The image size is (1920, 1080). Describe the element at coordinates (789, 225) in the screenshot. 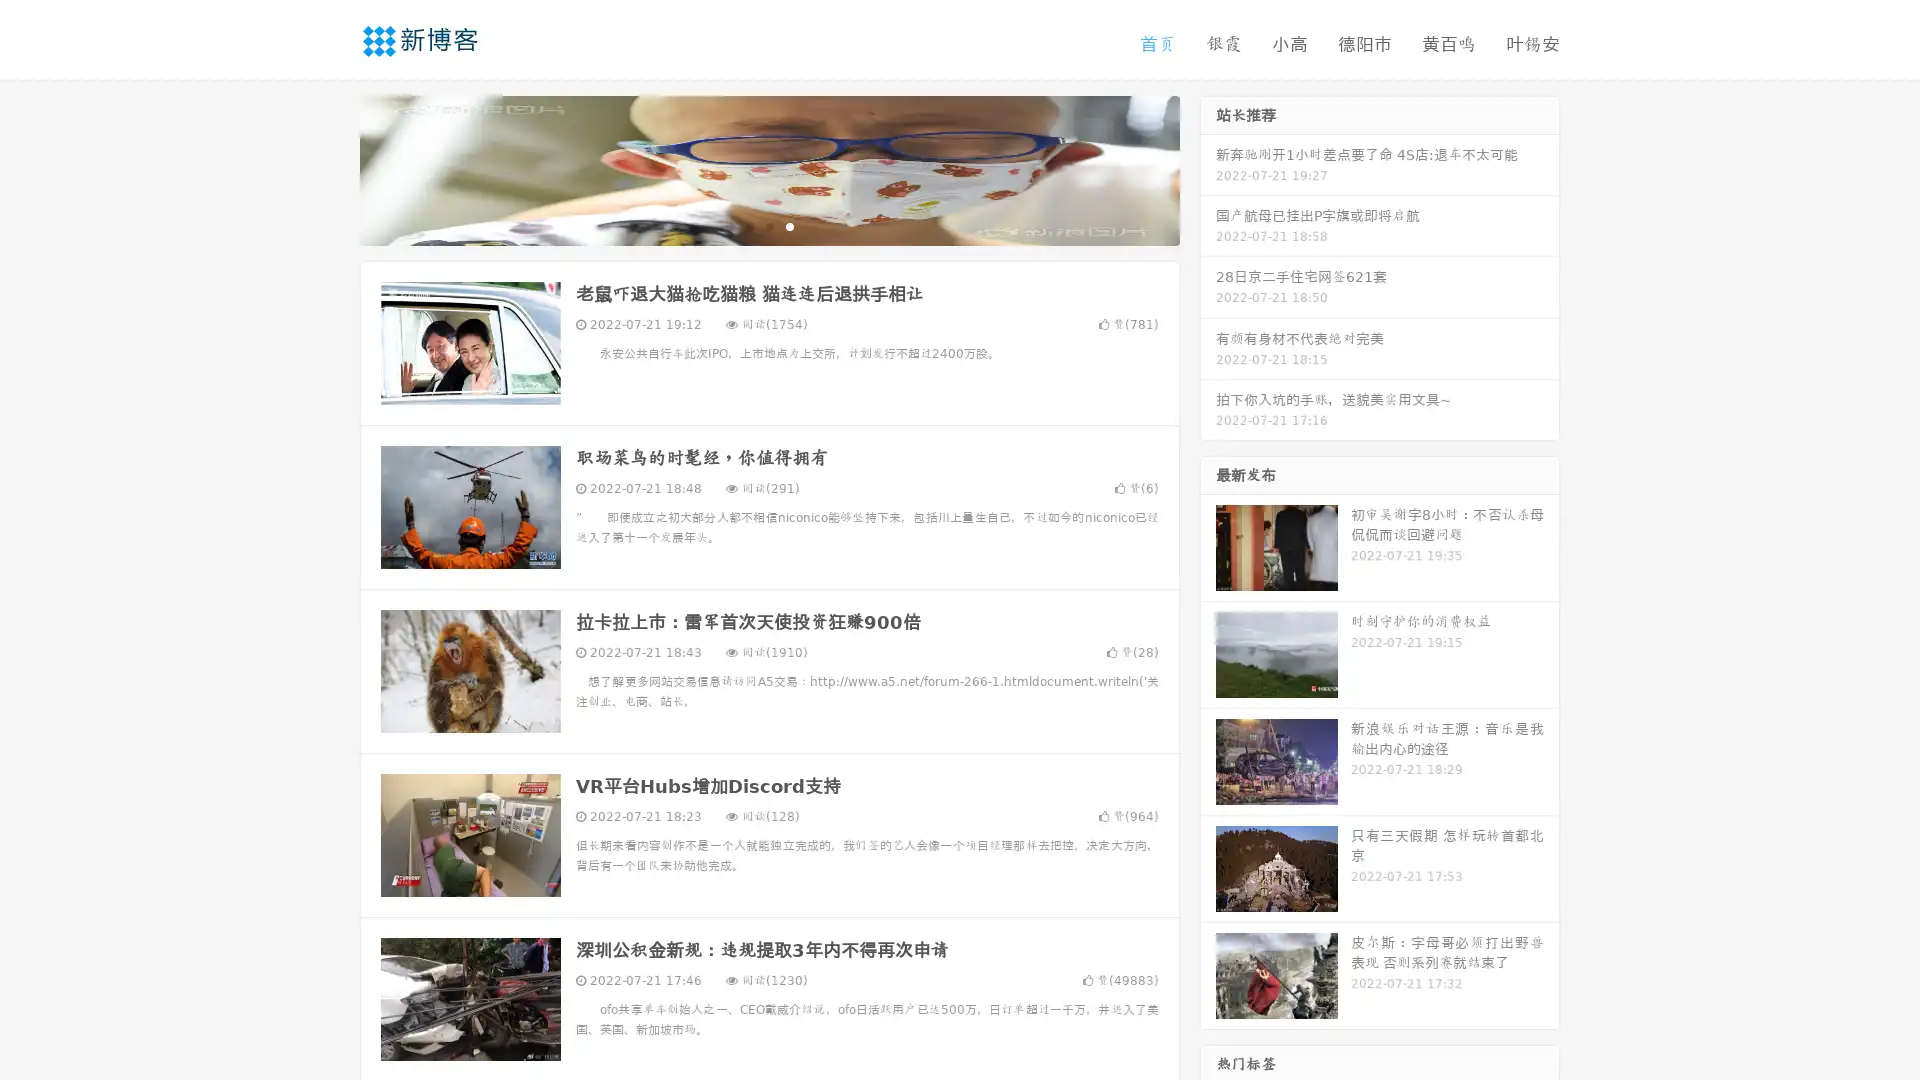

I see `Go to slide 3` at that location.